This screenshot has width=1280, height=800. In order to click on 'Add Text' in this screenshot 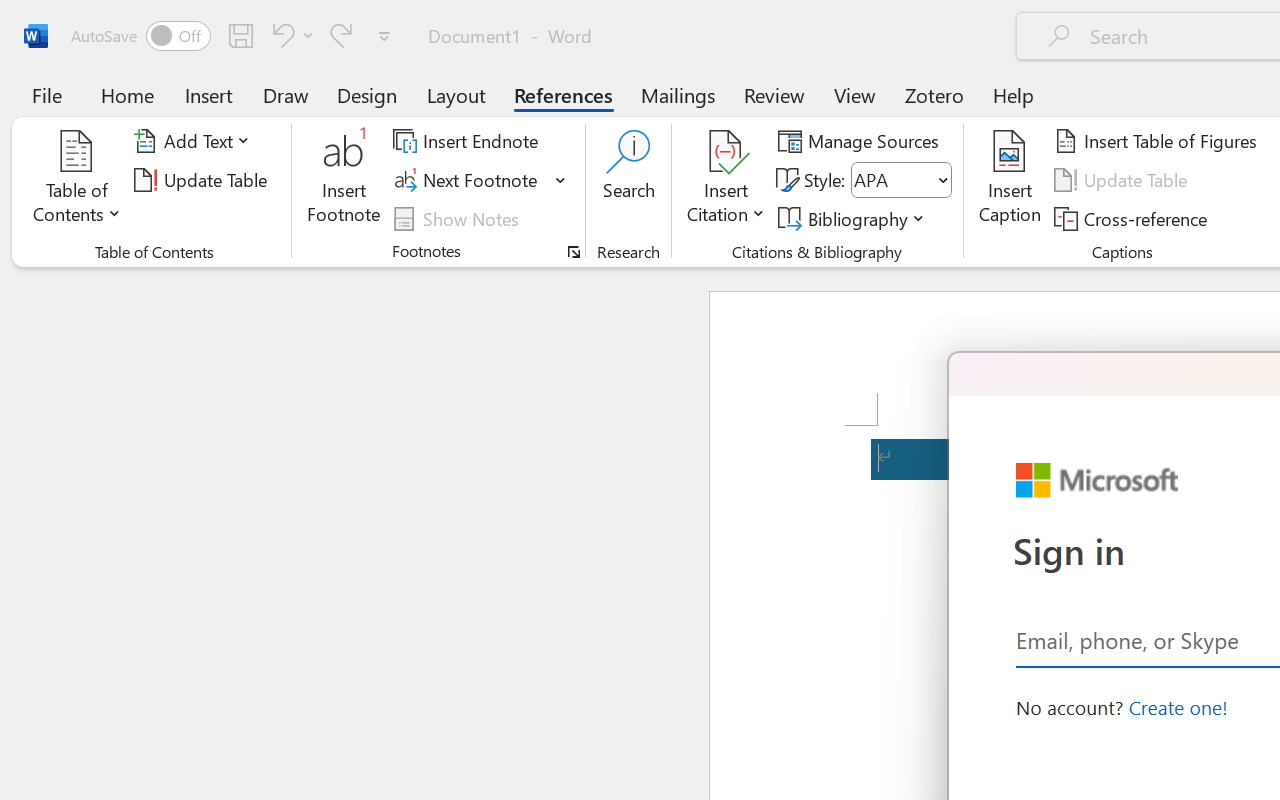, I will do `click(195, 141)`.